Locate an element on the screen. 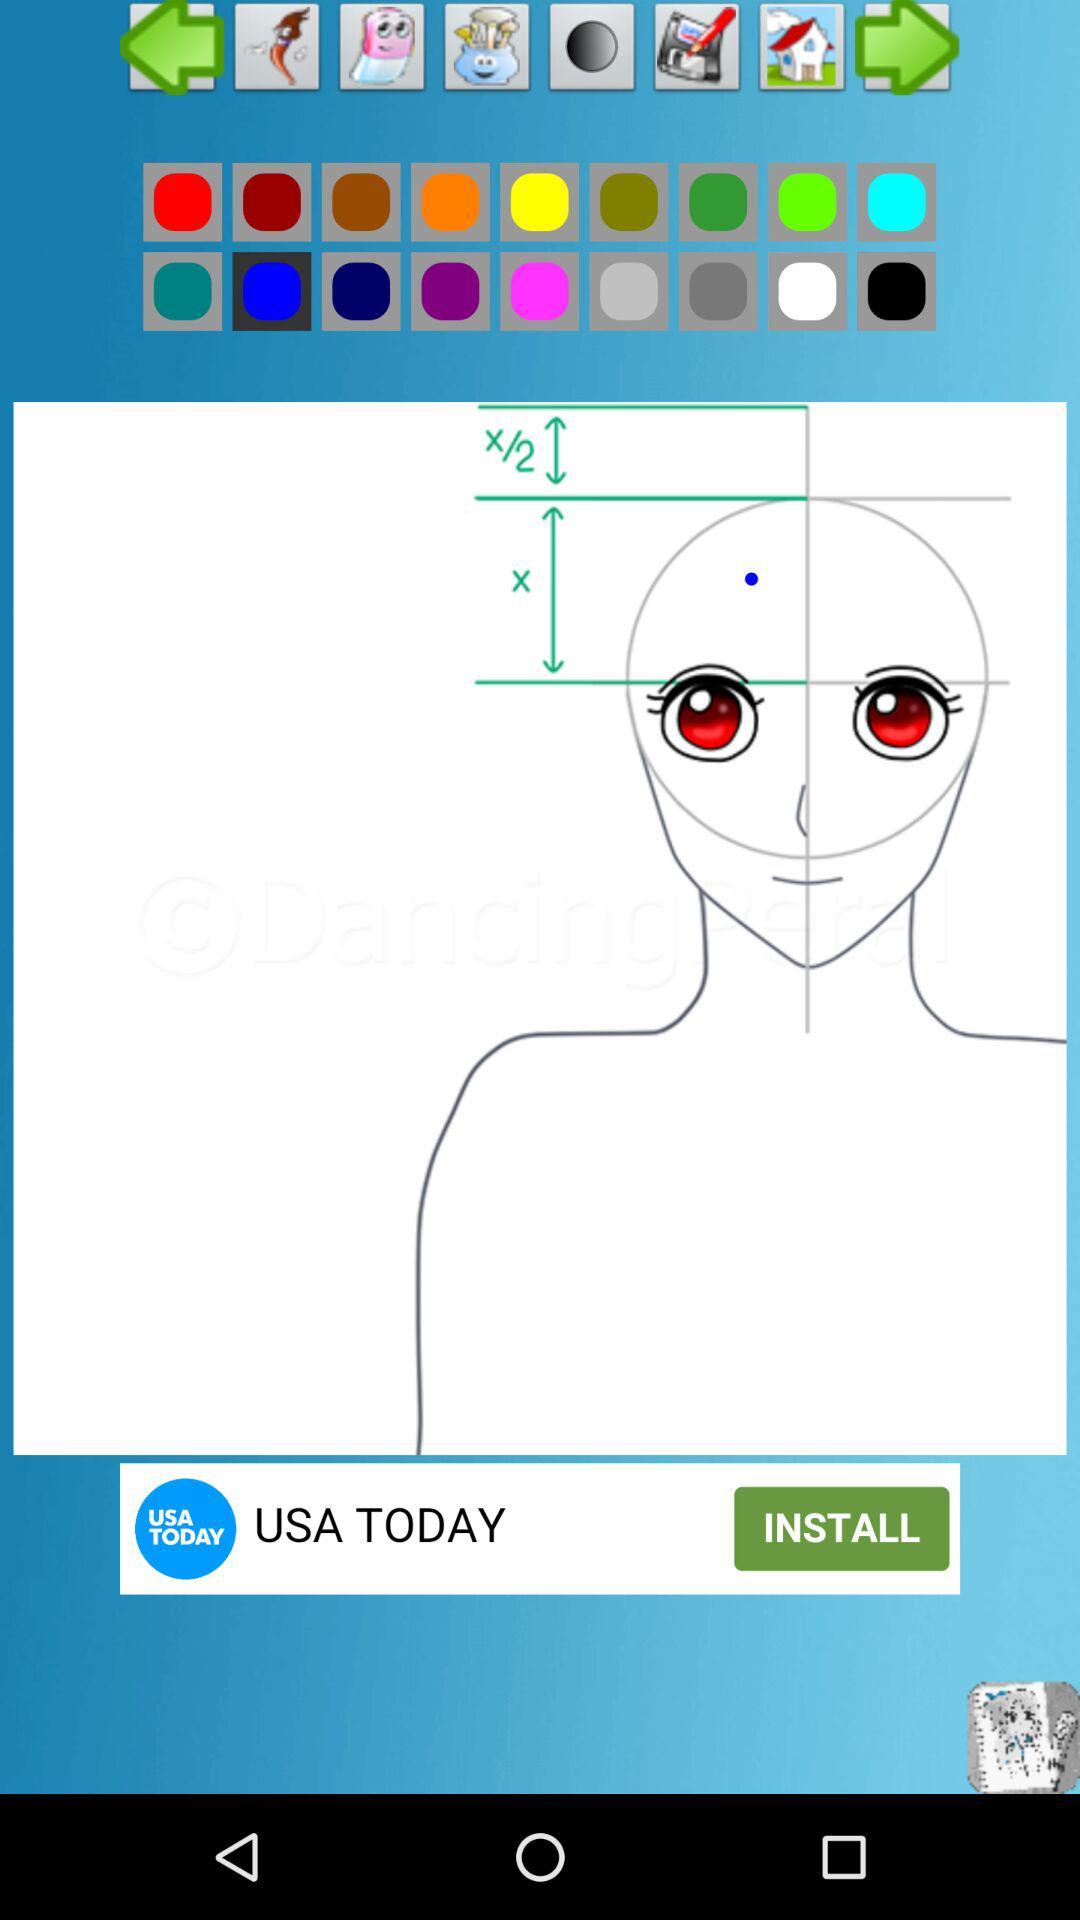 Image resolution: width=1080 pixels, height=1920 pixels. the arrow_forward icon is located at coordinates (907, 56).